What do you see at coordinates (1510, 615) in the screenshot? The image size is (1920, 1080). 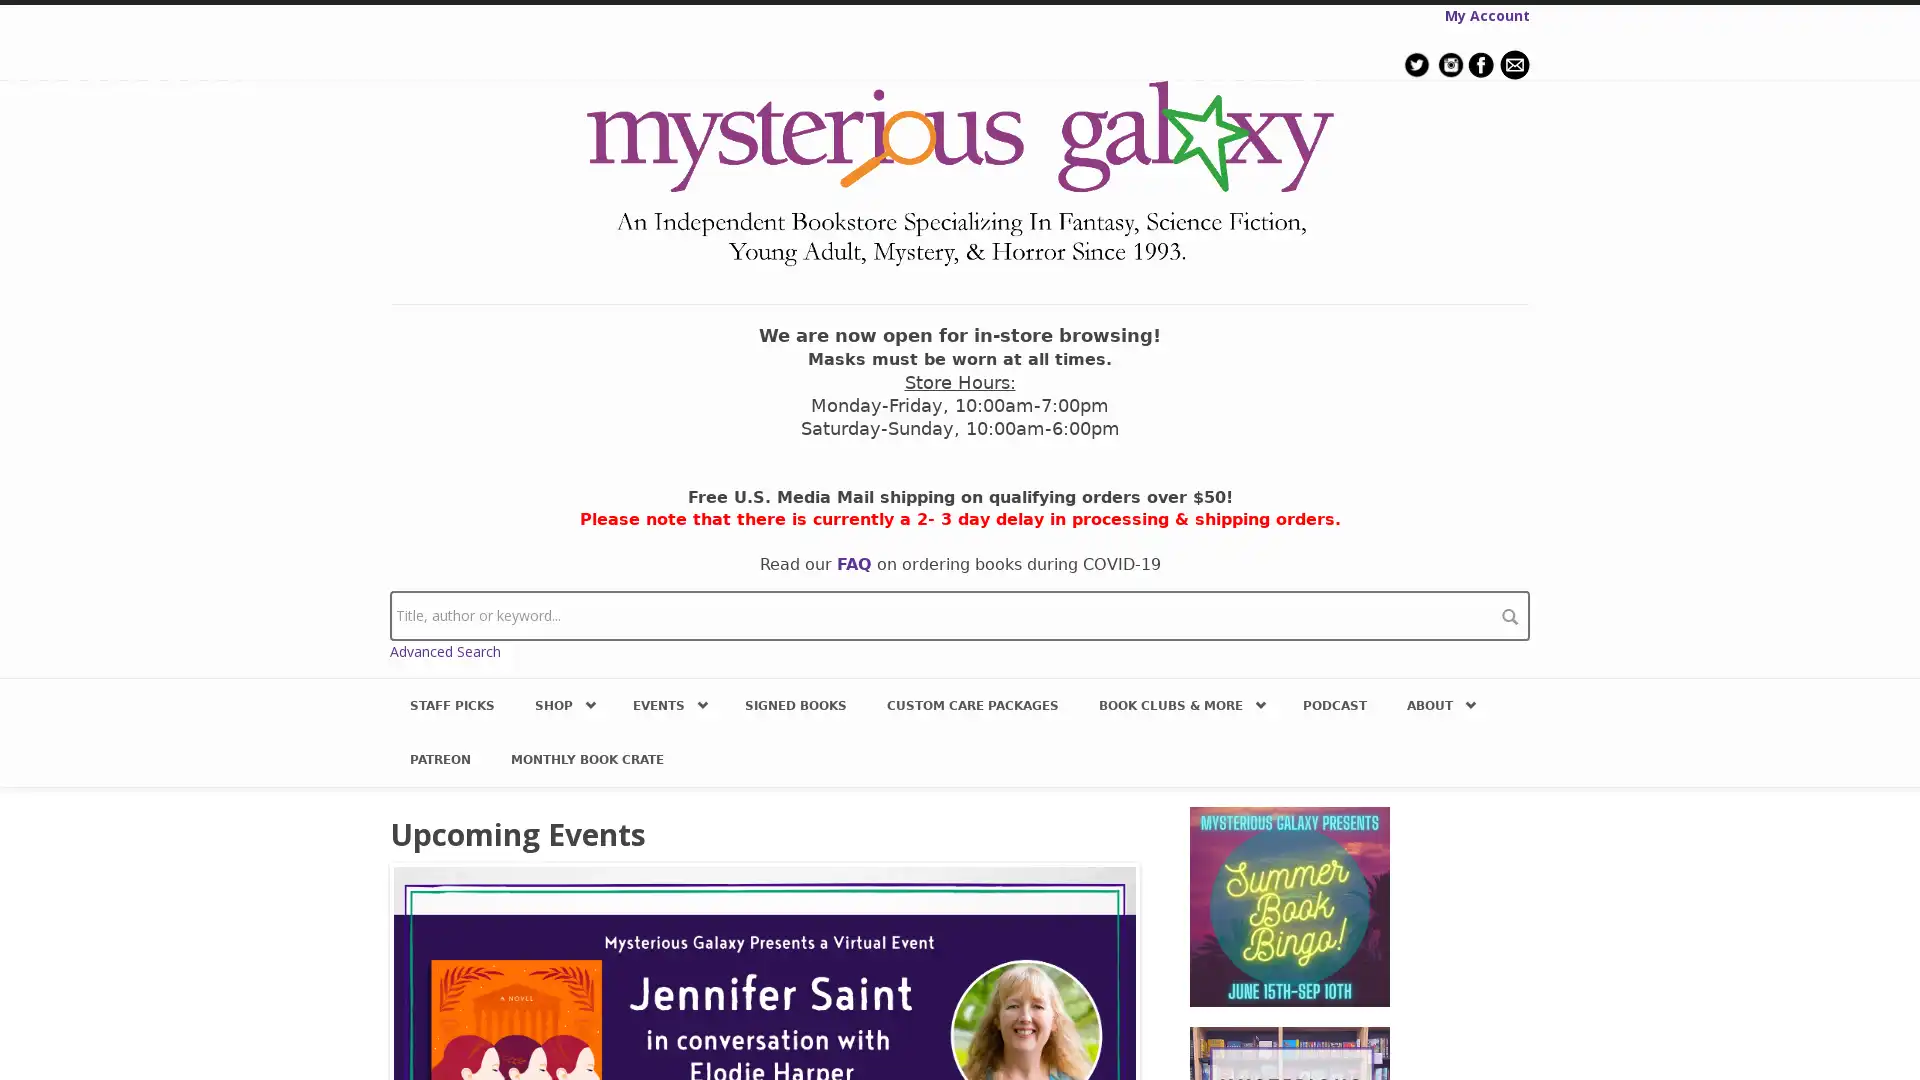 I see `search` at bounding box center [1510, 615].